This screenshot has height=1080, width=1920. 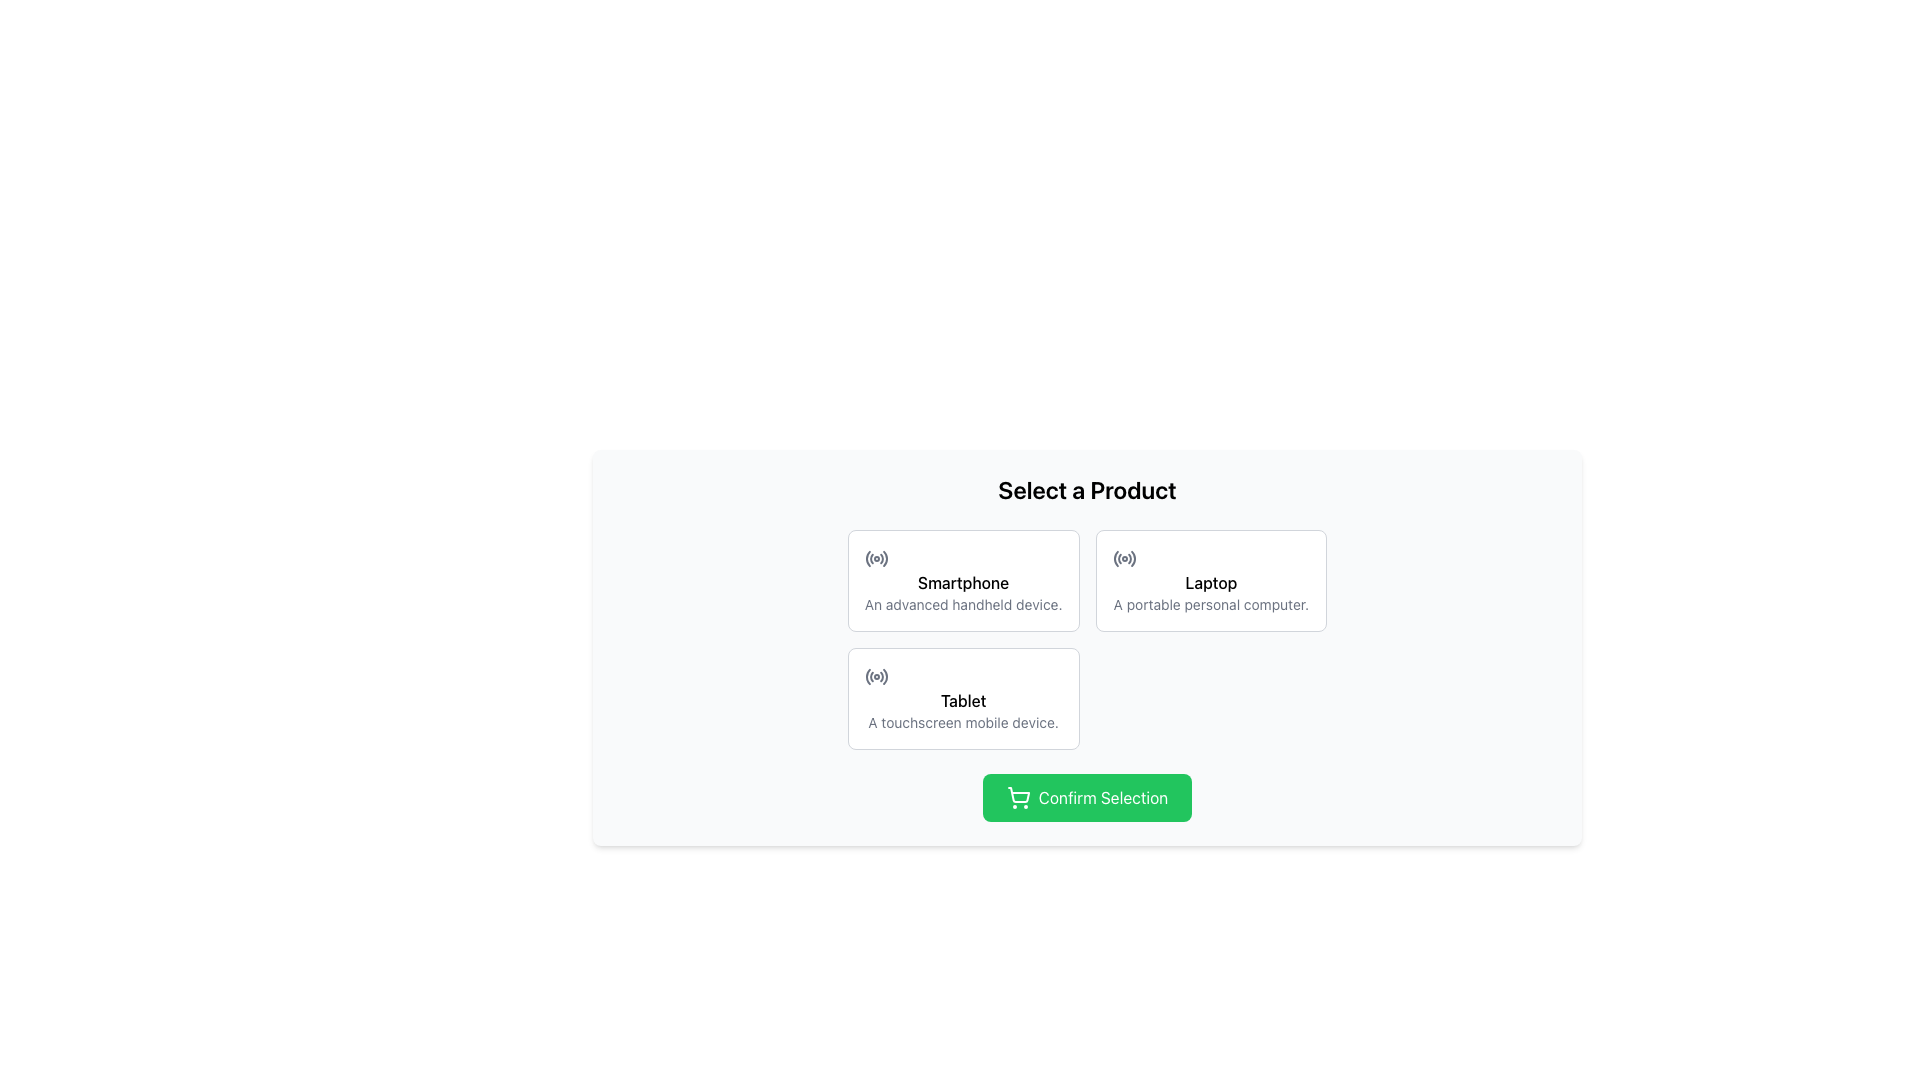 What do you see at coordinates (876, 559) in the screenshot?
I see `the SVG icon representing the 'Smartphone' option within its card, which is positioned in the top-left of a grid of three cards` at bounding box center [876, 559].